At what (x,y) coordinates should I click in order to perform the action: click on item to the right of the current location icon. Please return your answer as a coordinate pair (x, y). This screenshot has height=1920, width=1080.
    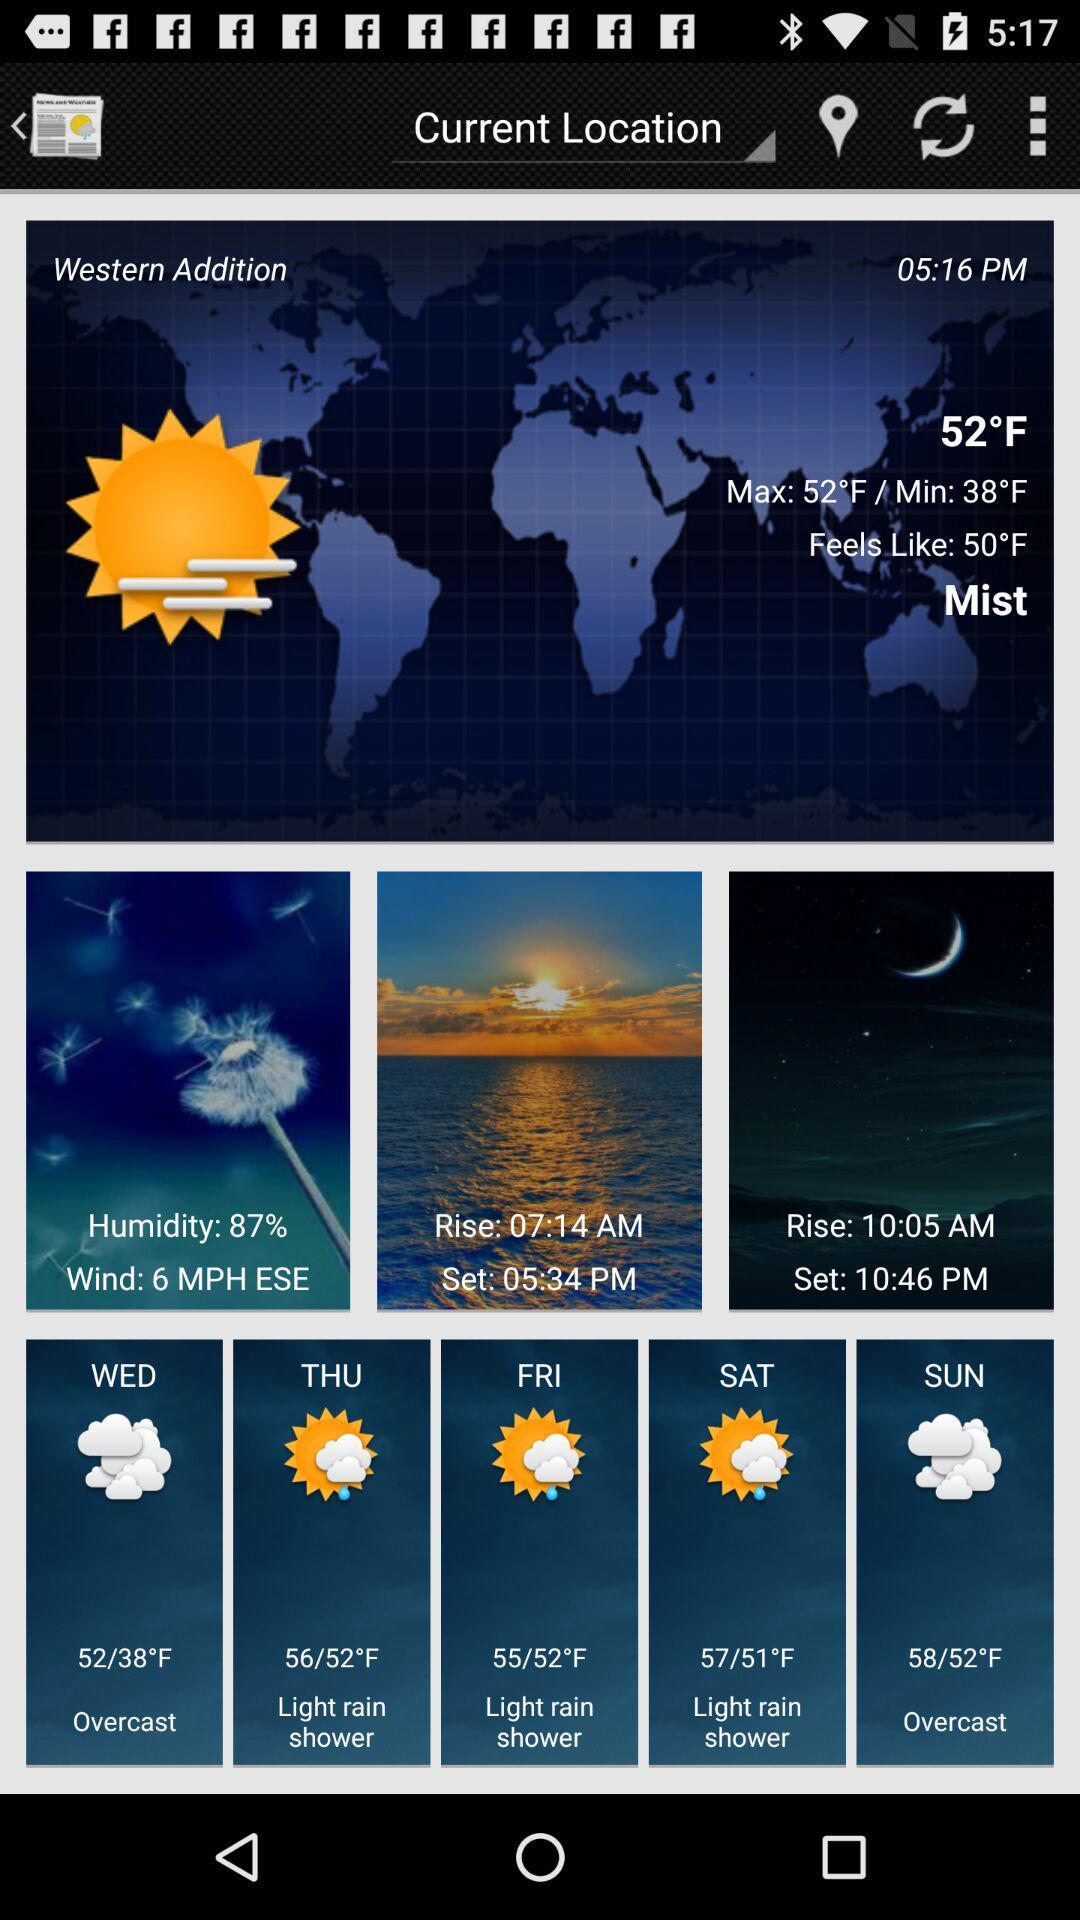
    Looking at the image, I should click on (838, 124).